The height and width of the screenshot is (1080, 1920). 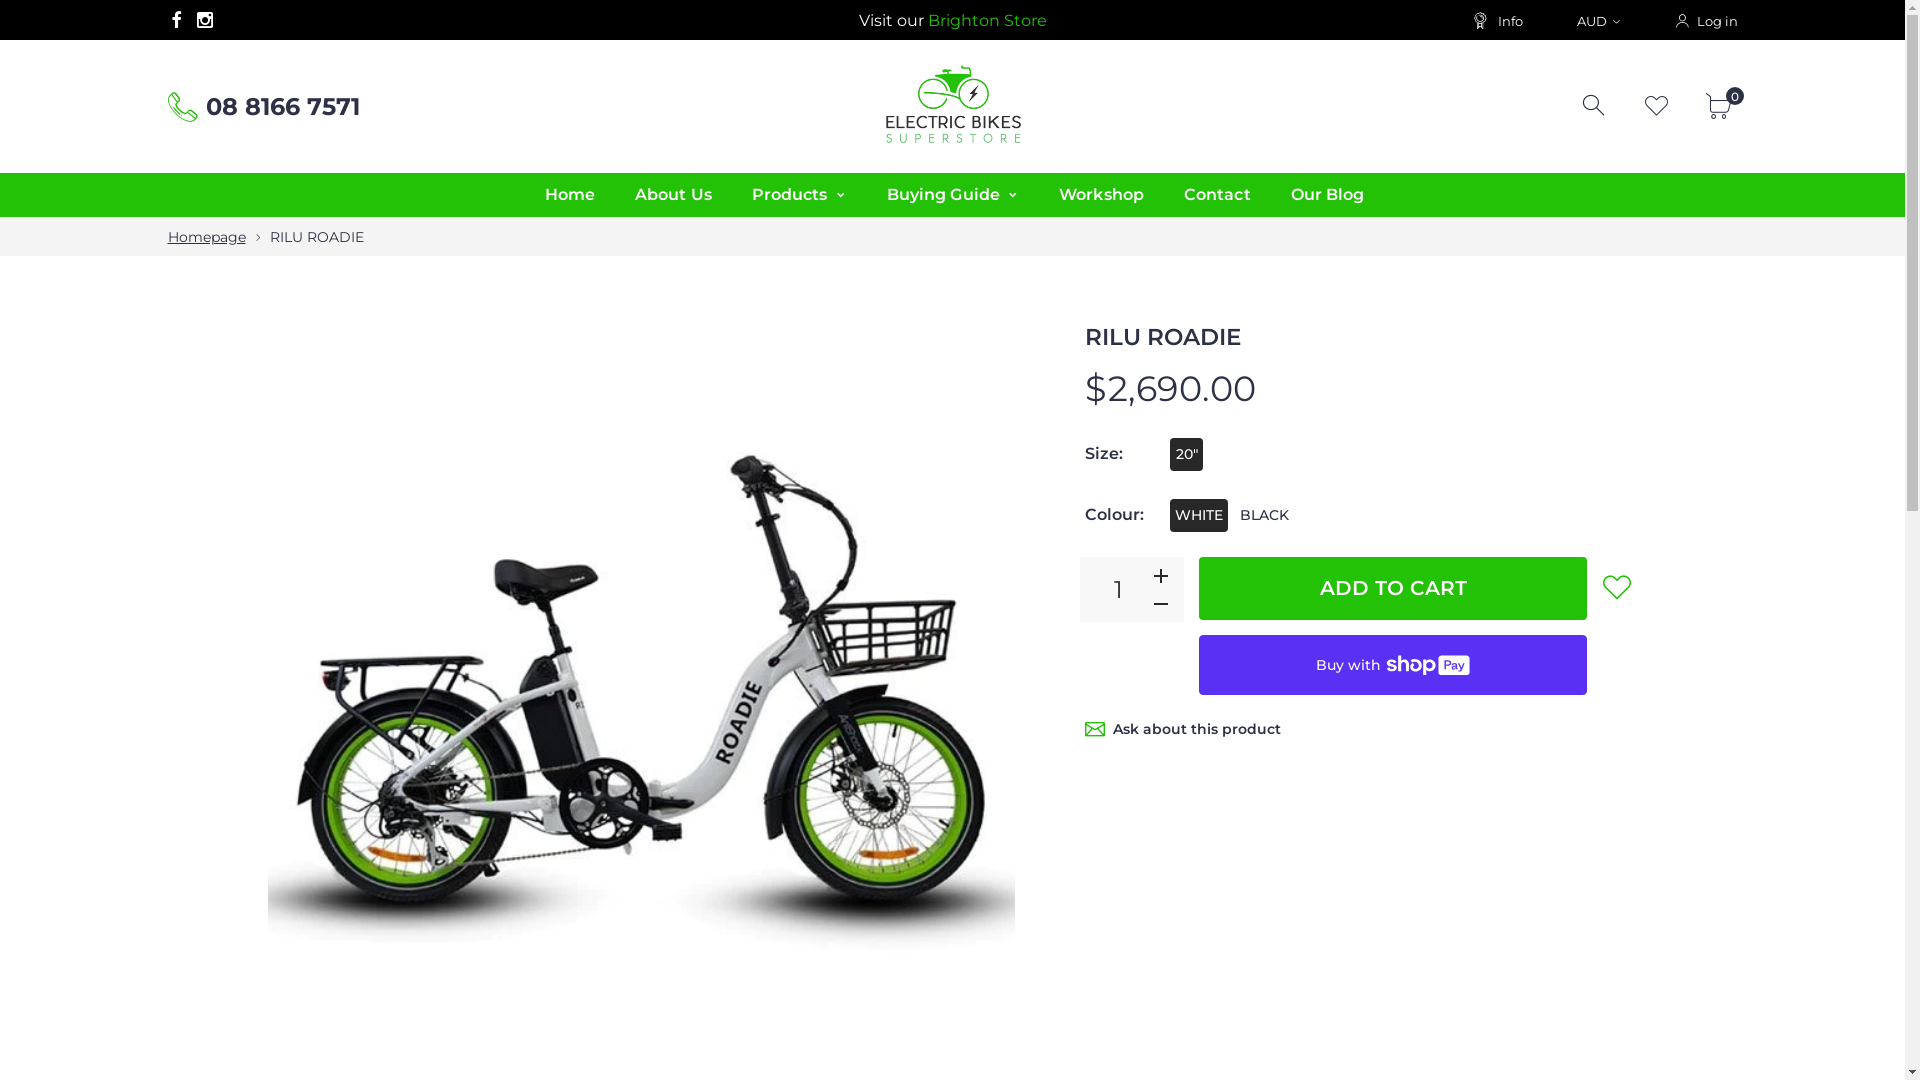 What do you see at coordinates (1597, 20) in the screenshot?
I see `'AUD'` at bounding box center [1597, 20].